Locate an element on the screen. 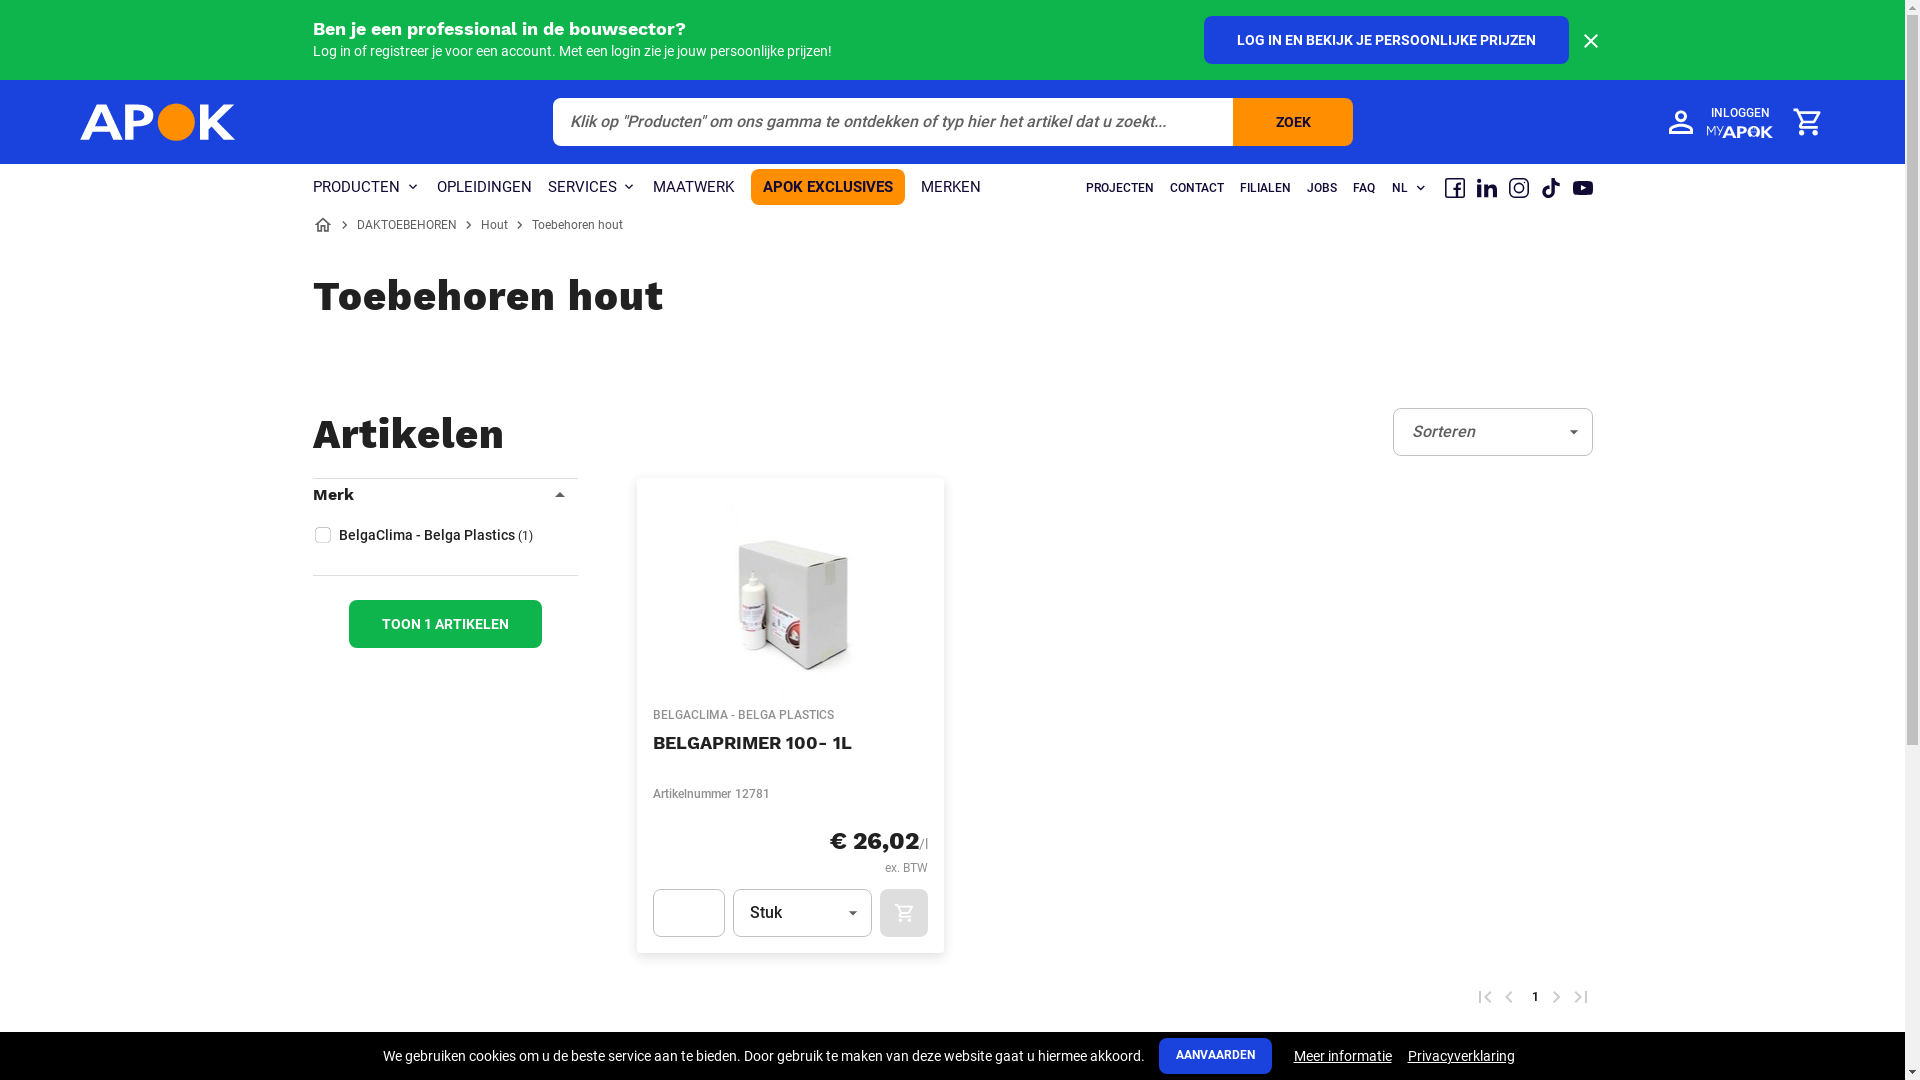  'OPLEIDINGEN' is located at coordinates (483, 187).